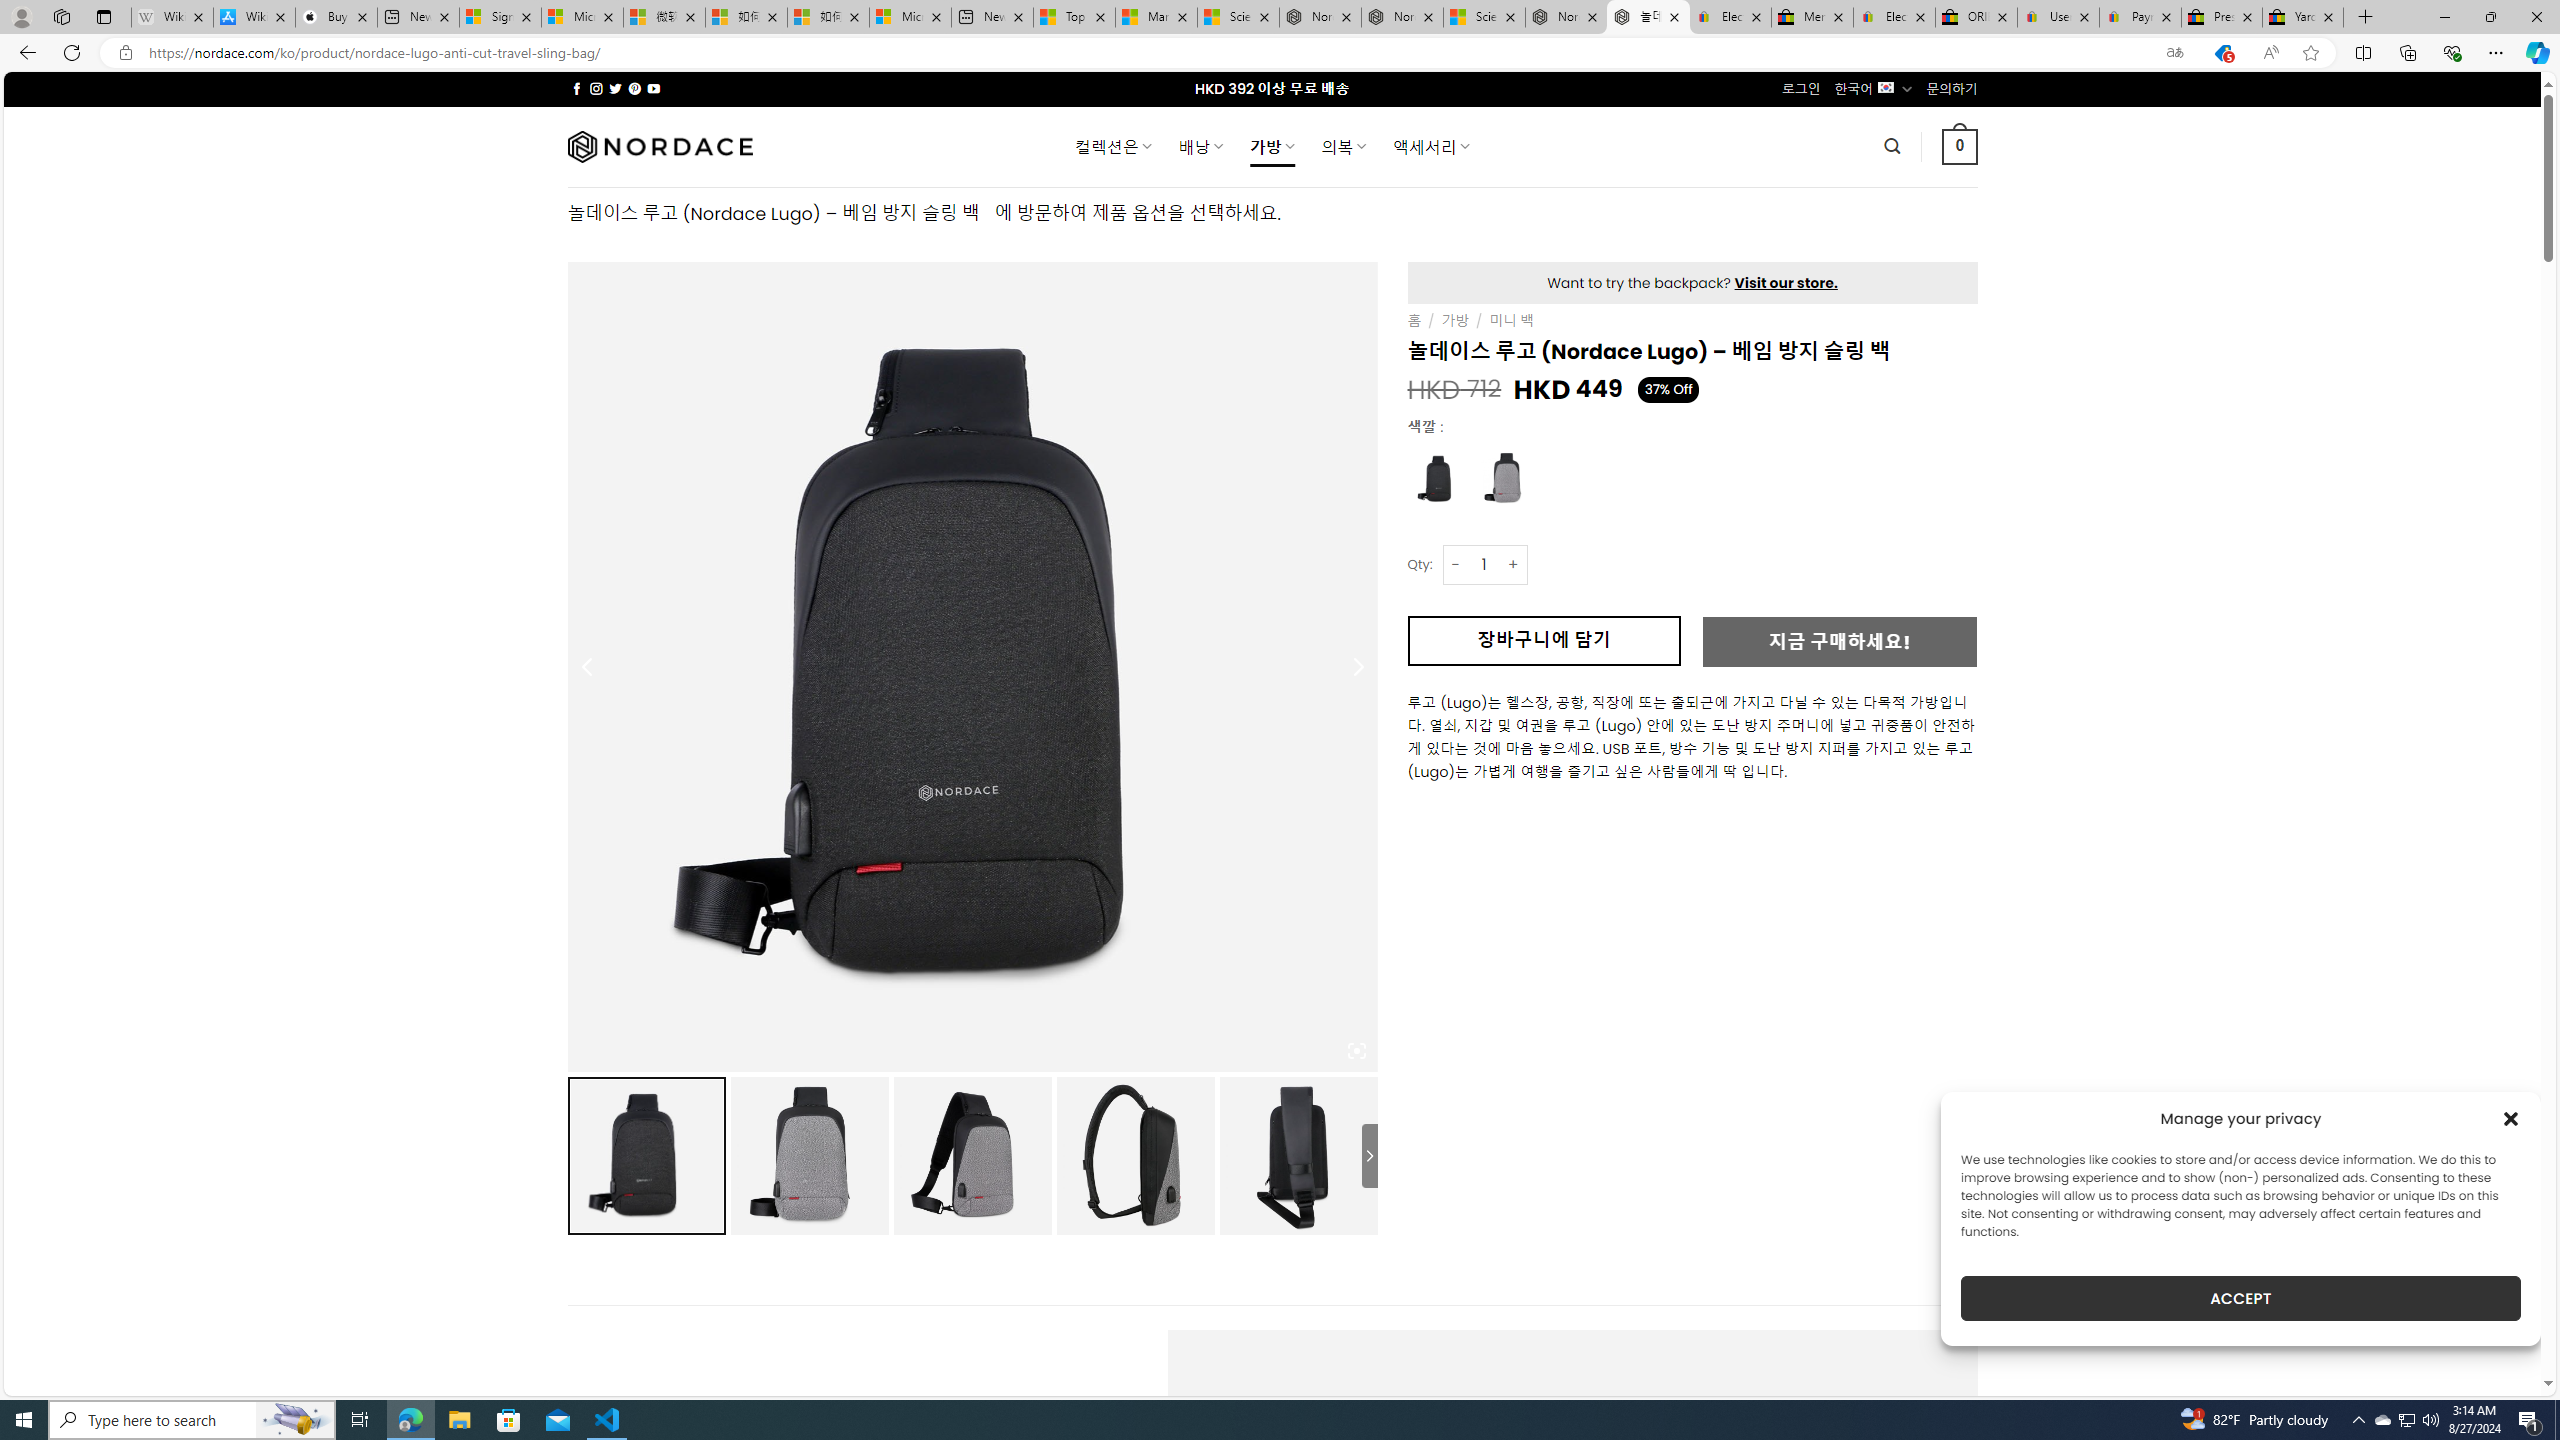 Image resolution: width=2560 pixels, height=1440 pixels. Describe the element at coordinates (2221, 53) in the screenshot. I see `'You have the best price!'` at that location.